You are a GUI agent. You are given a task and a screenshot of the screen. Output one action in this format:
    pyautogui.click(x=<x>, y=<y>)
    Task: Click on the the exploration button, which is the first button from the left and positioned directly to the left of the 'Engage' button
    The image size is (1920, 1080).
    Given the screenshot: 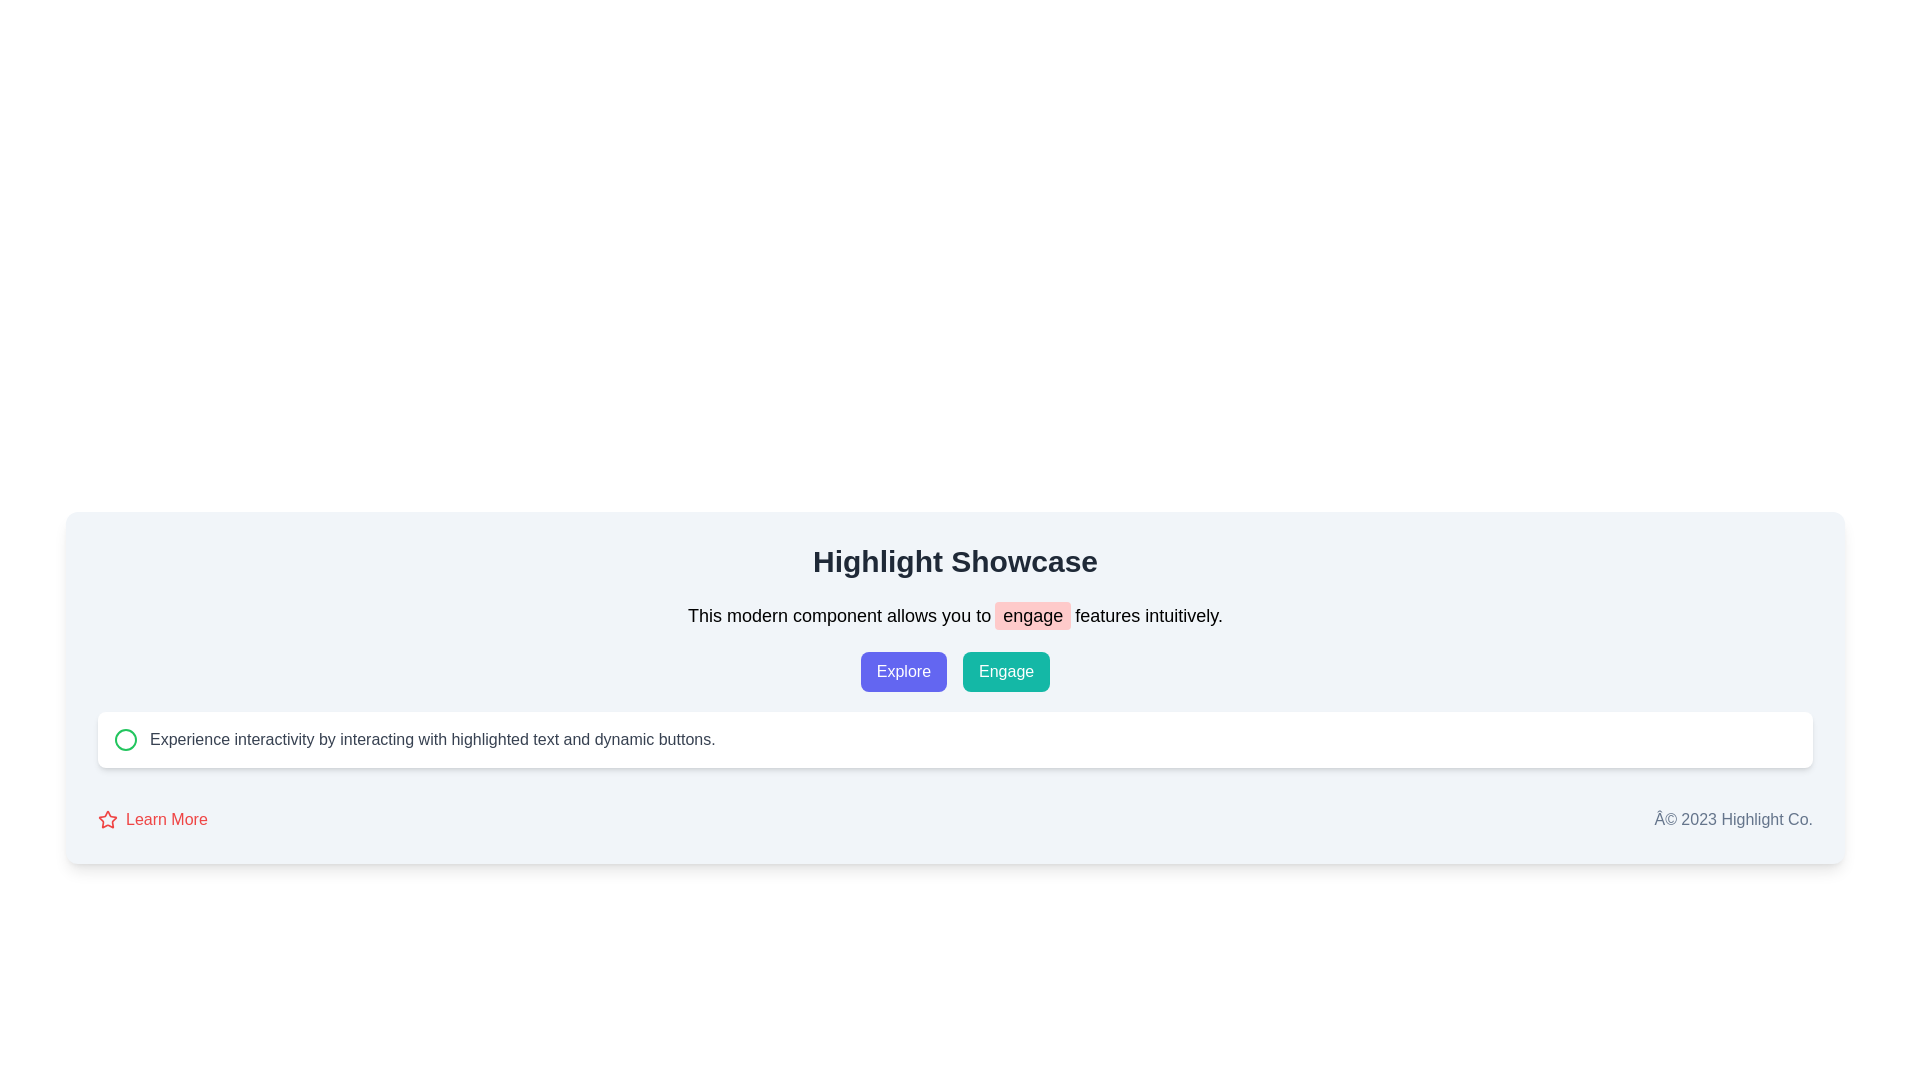 What is the action you would take?
    pyautogui.click(x=902, y=671)
    